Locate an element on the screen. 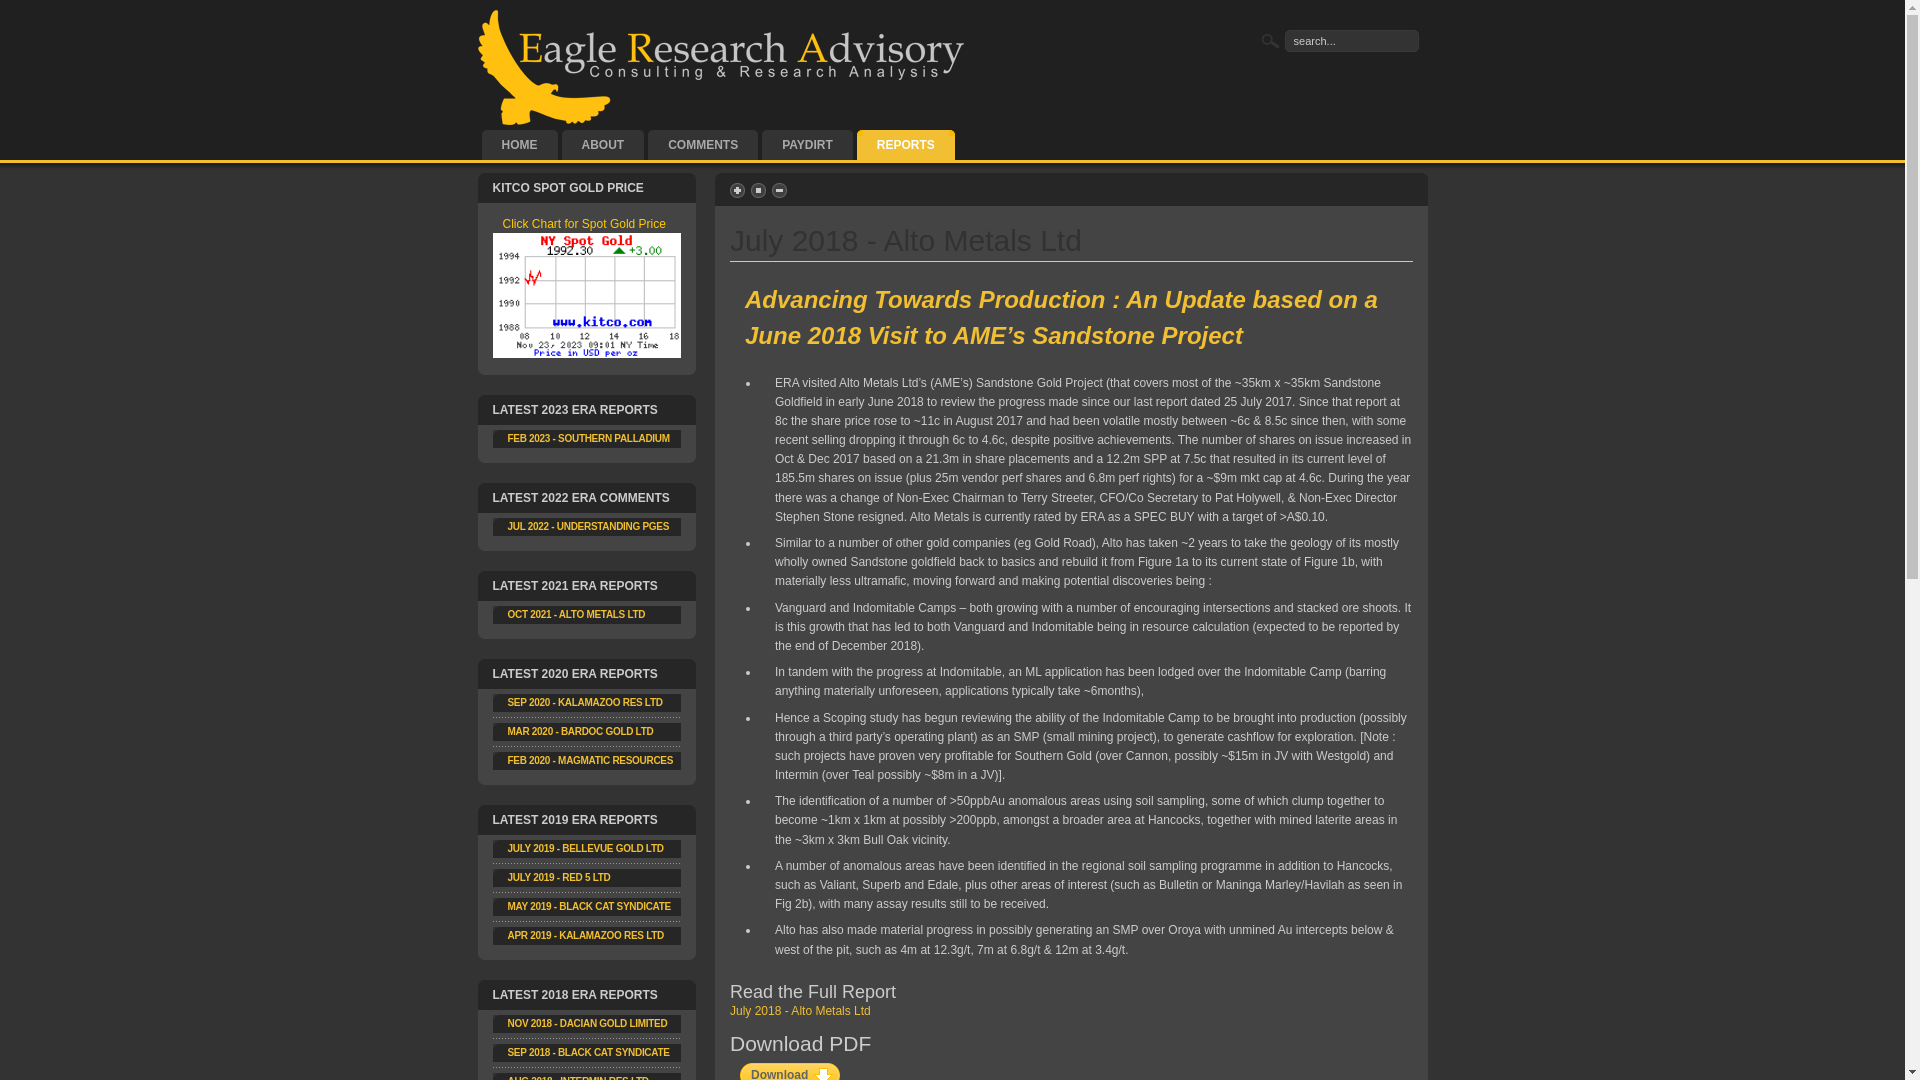 Image resolution: width=1920 pixels, height=1080 pixels. 'JUL 2022 - UNDERSTANDING PGES' is located at coordinates (588, 525).